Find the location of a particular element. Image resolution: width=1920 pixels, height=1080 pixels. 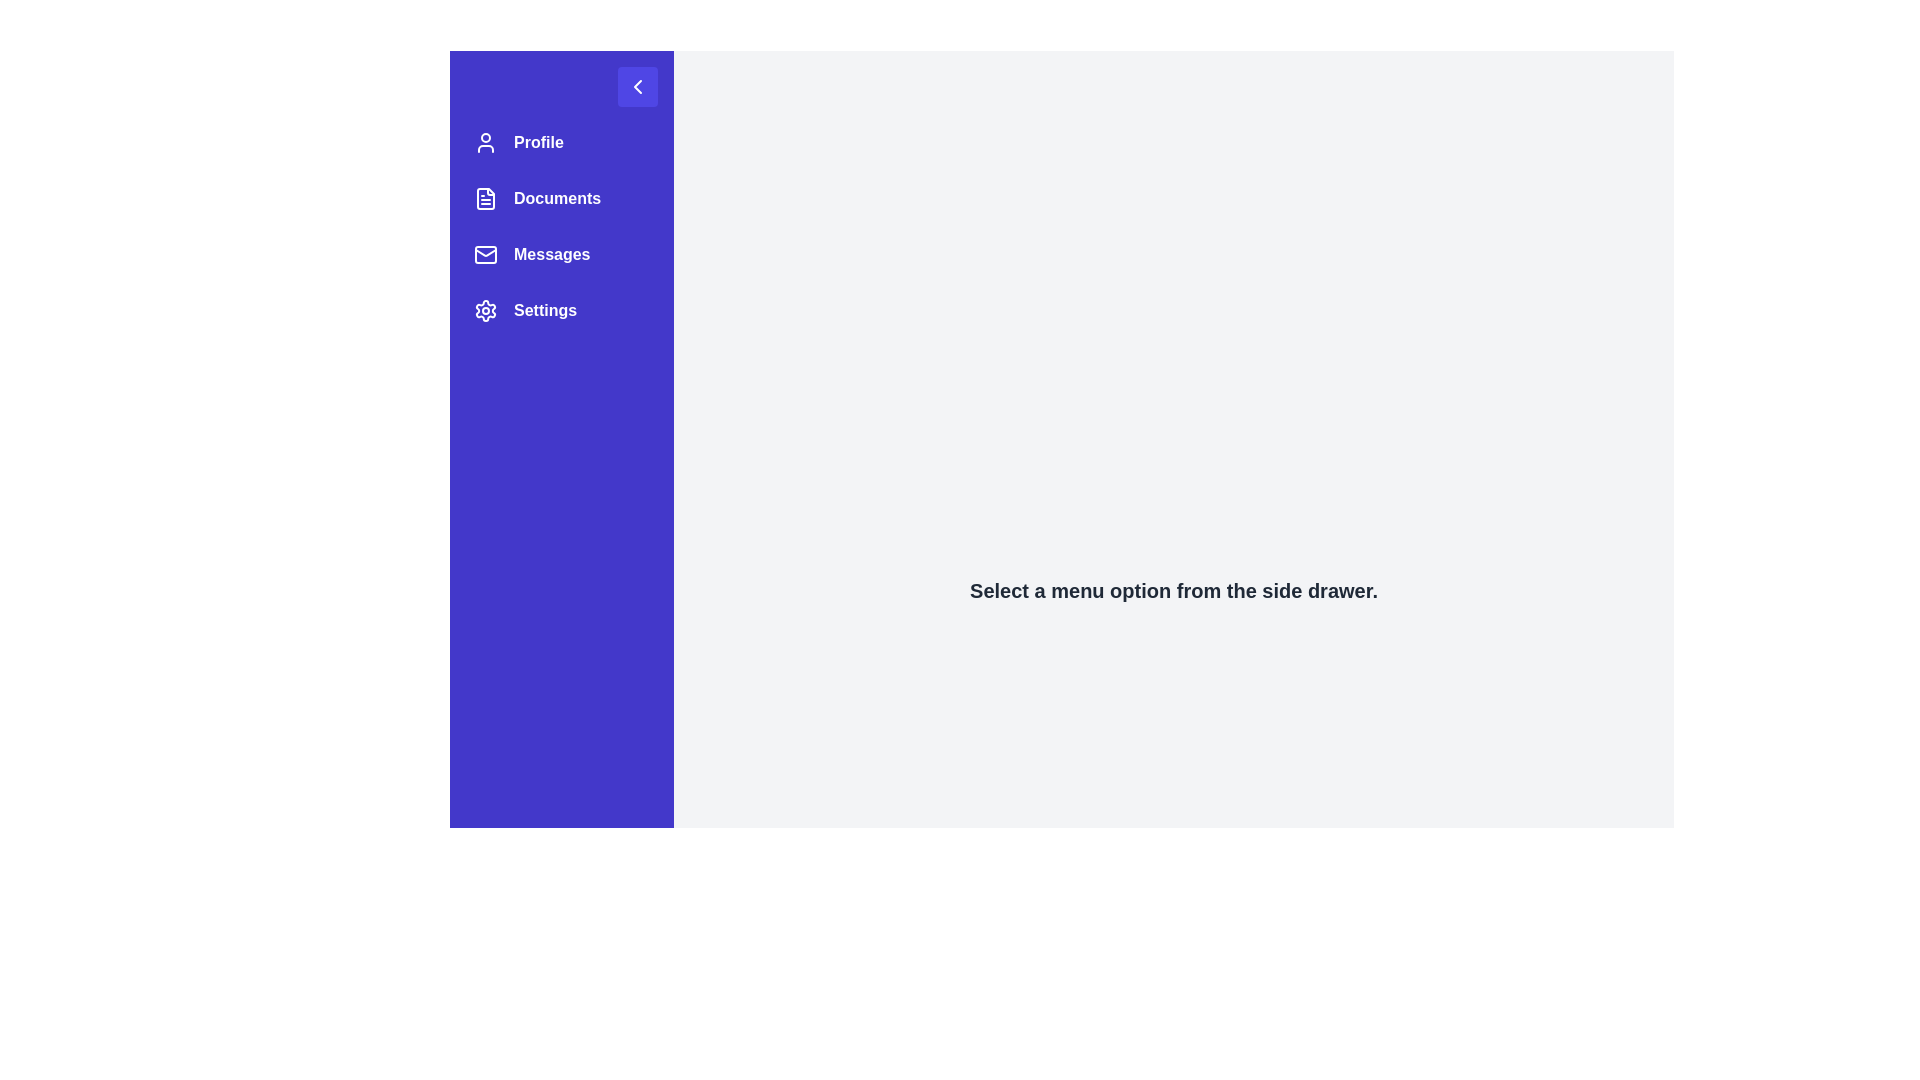

the 'Profile' icon located at the top of the left-side menu, next to the 'Profile' text label is located at coordinates (485, 141).